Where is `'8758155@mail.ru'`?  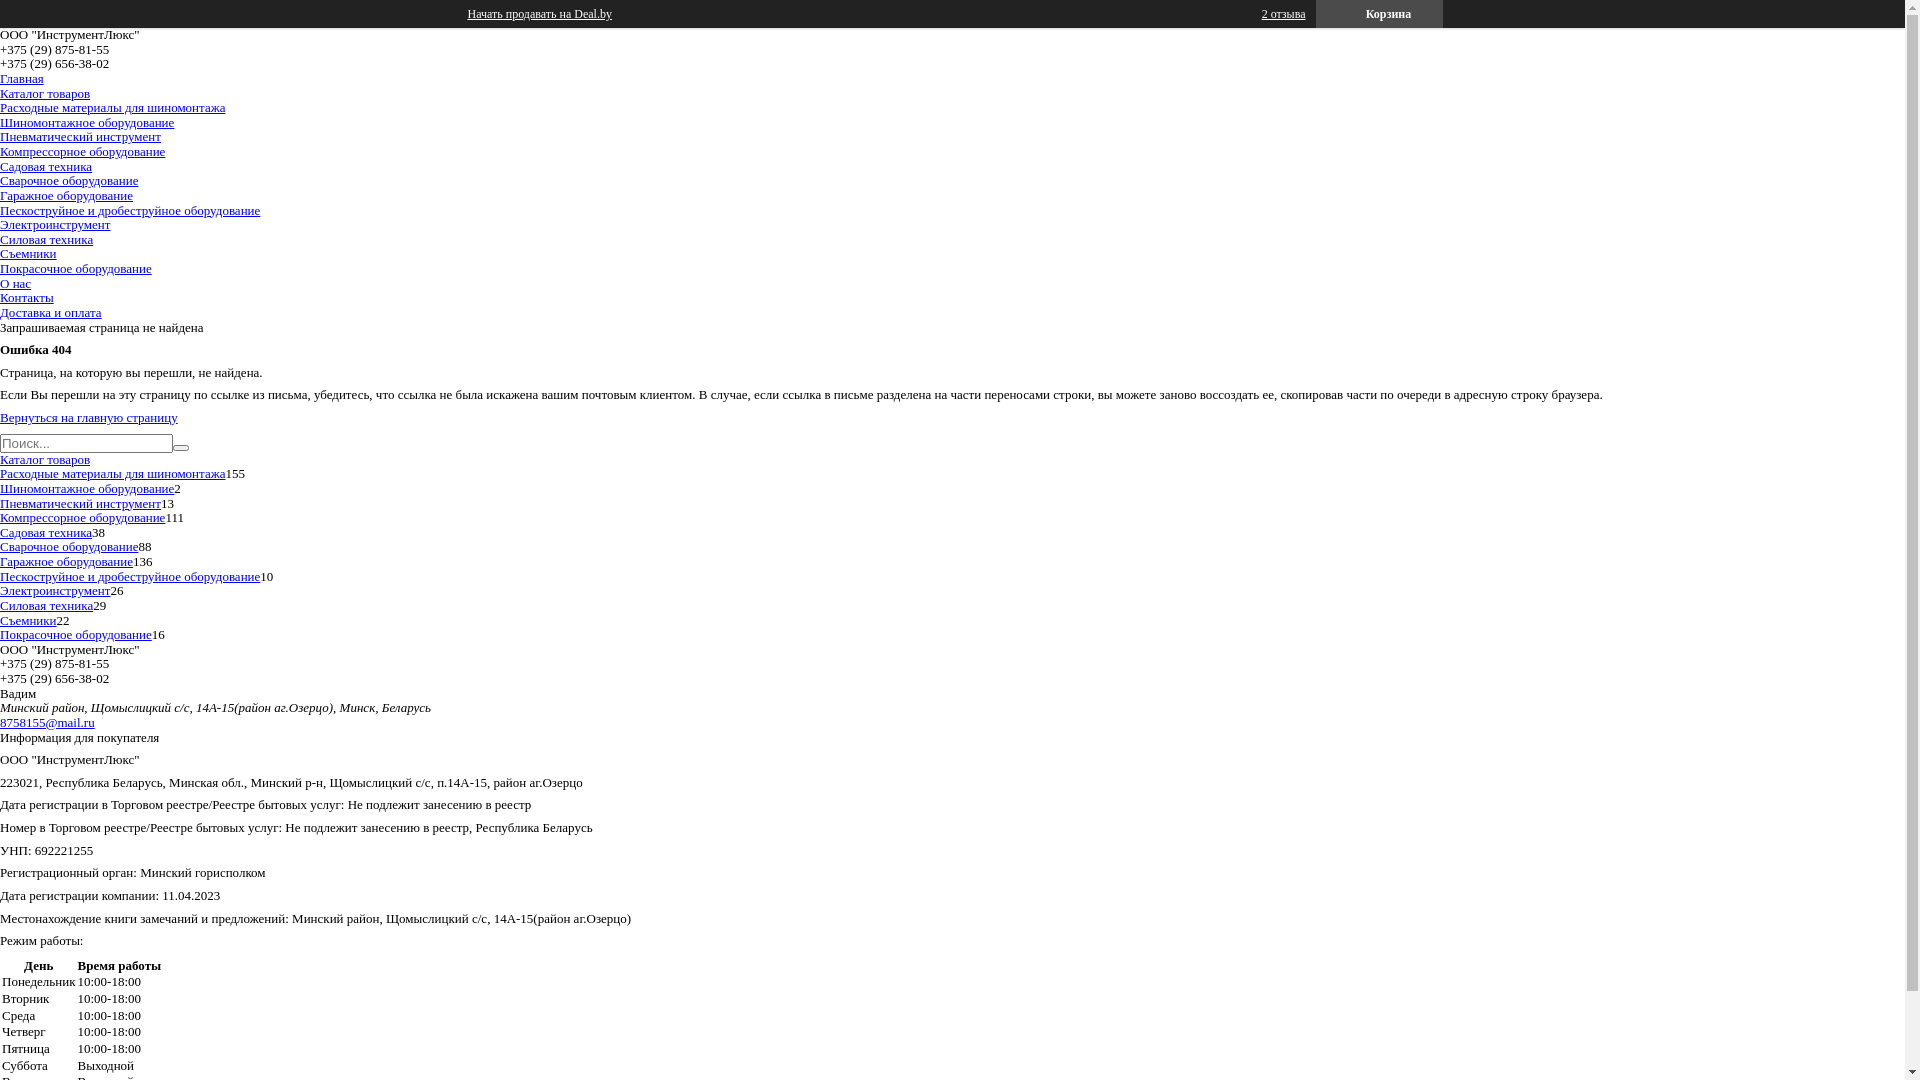
'8758155@mail.ru' is located at coordinates (47, 722).